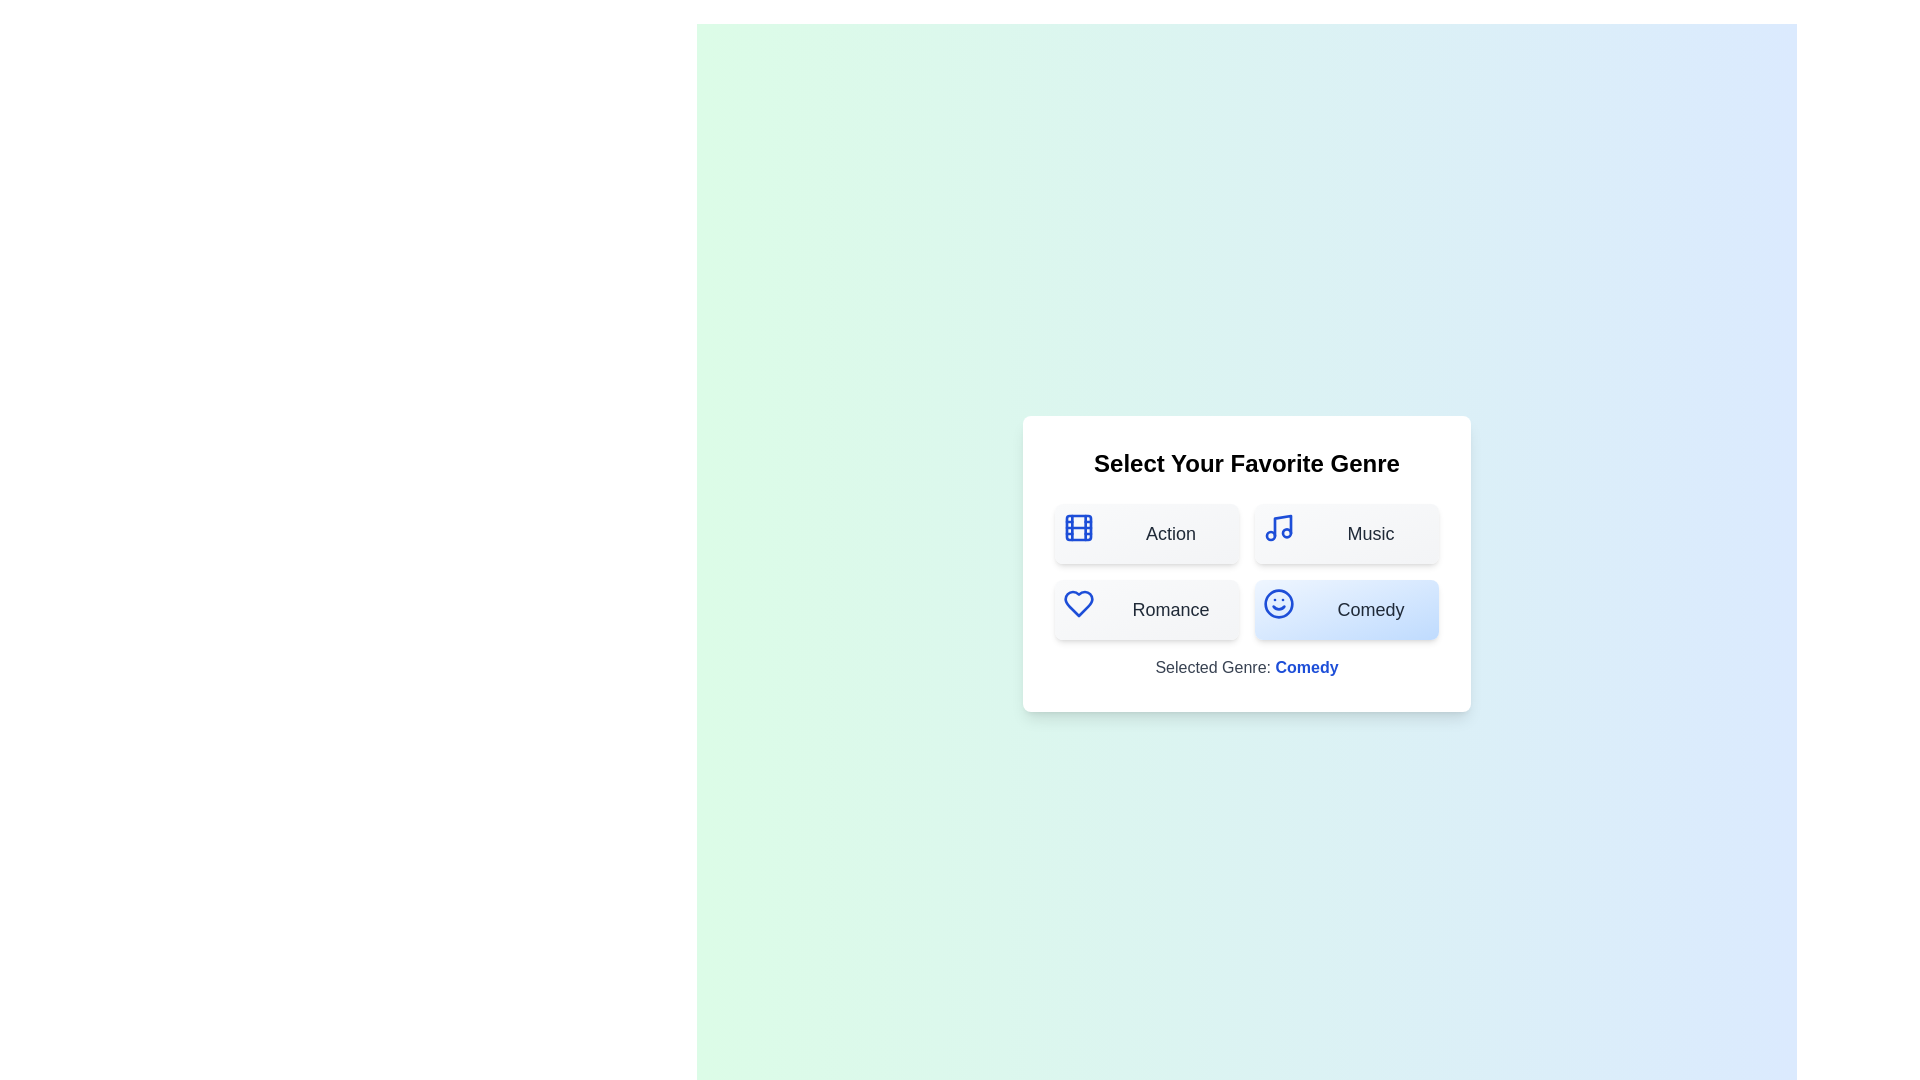  What do you see at coordinates (1370, 532) in the screenshot?
I see `text label indicating the genre 'Music' located in the upper-right button under 'Select Your Favorite Genre'` at bounding box center [1370, 532].